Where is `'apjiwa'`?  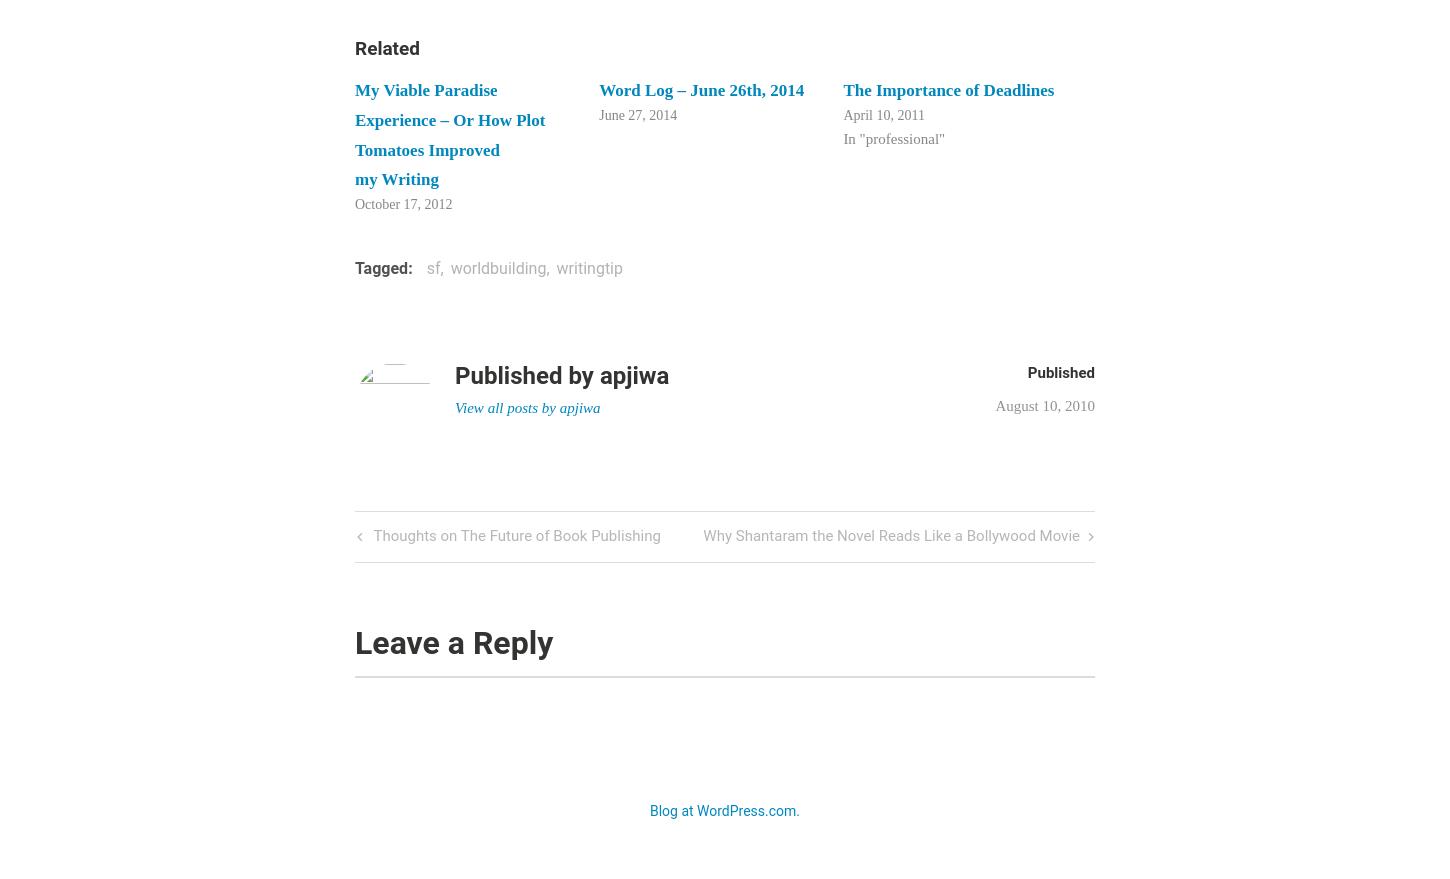
'apjiwa' is located at coordinates (632, 374).